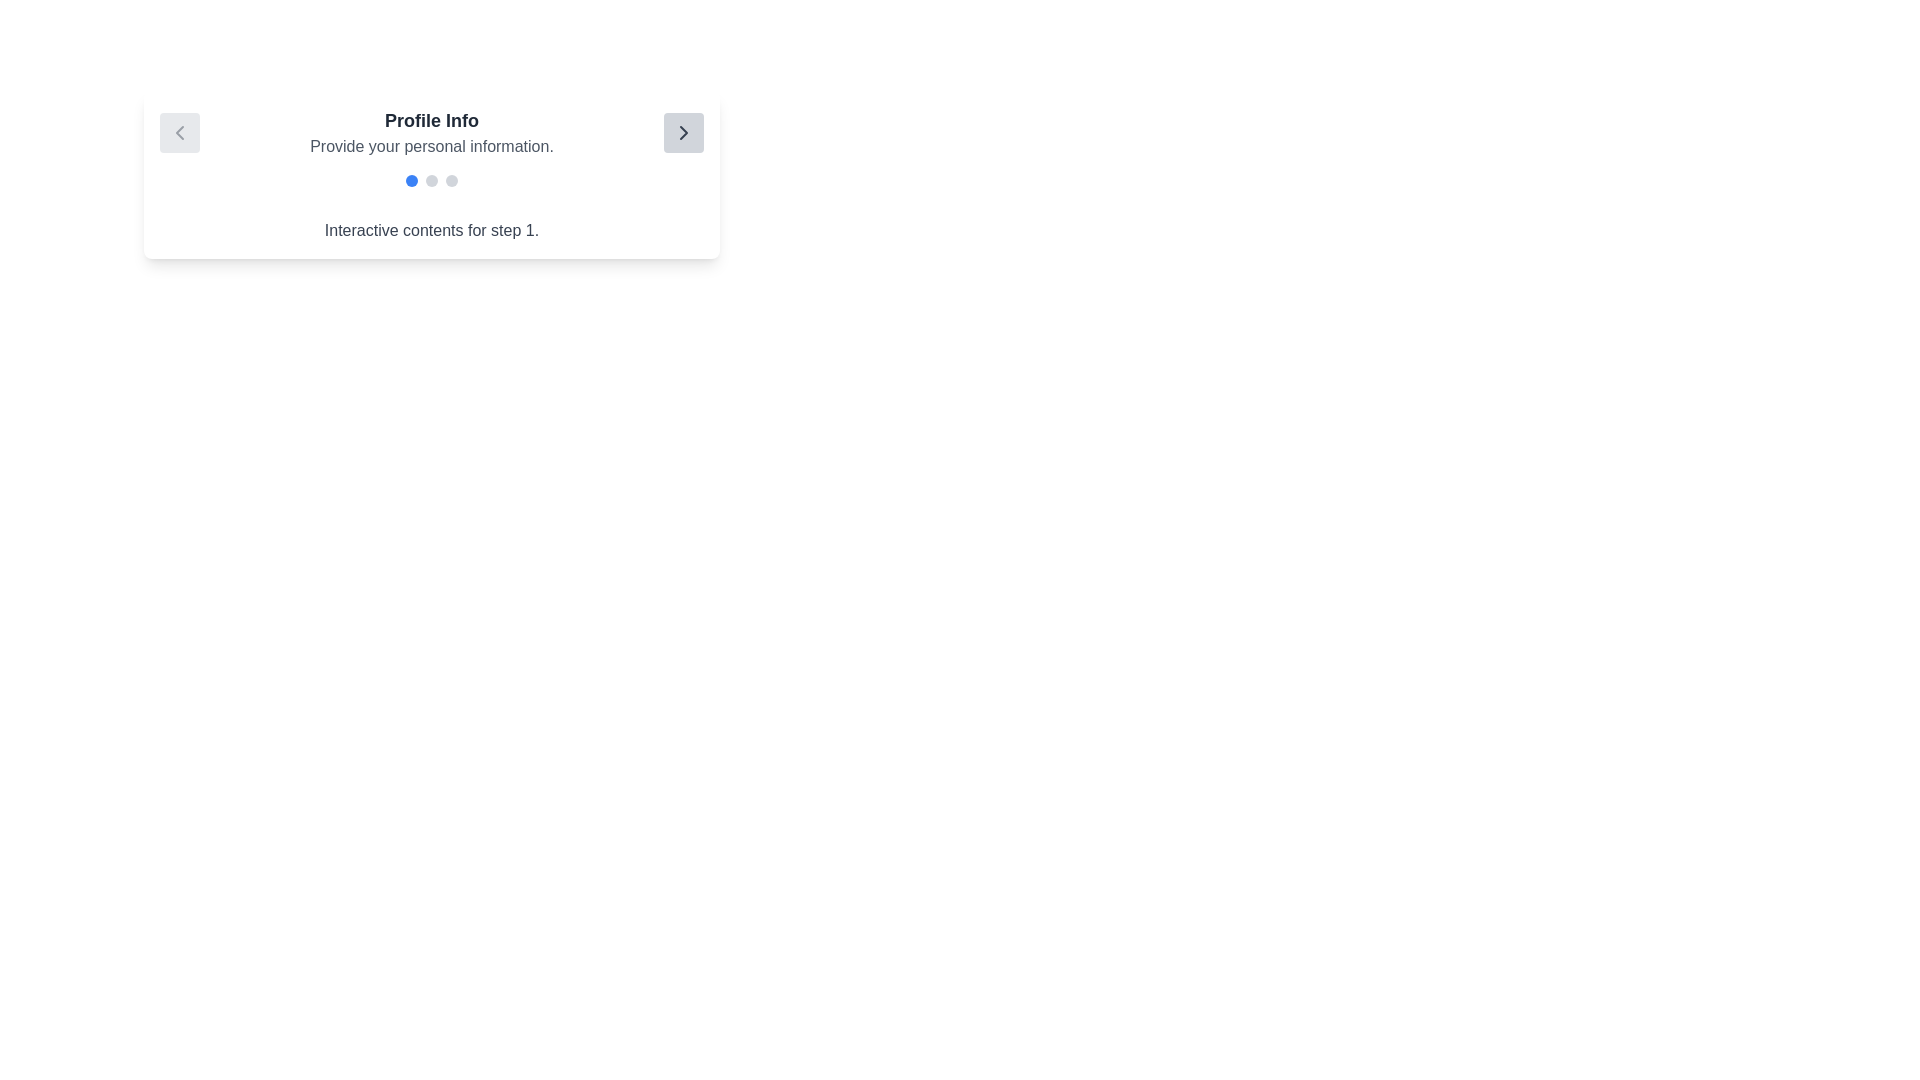 The image size is (1920, 1080). I want to click on the navigation icon located within the gray-background button at the top right of the 'Profile Info' card, so click(684, 132).